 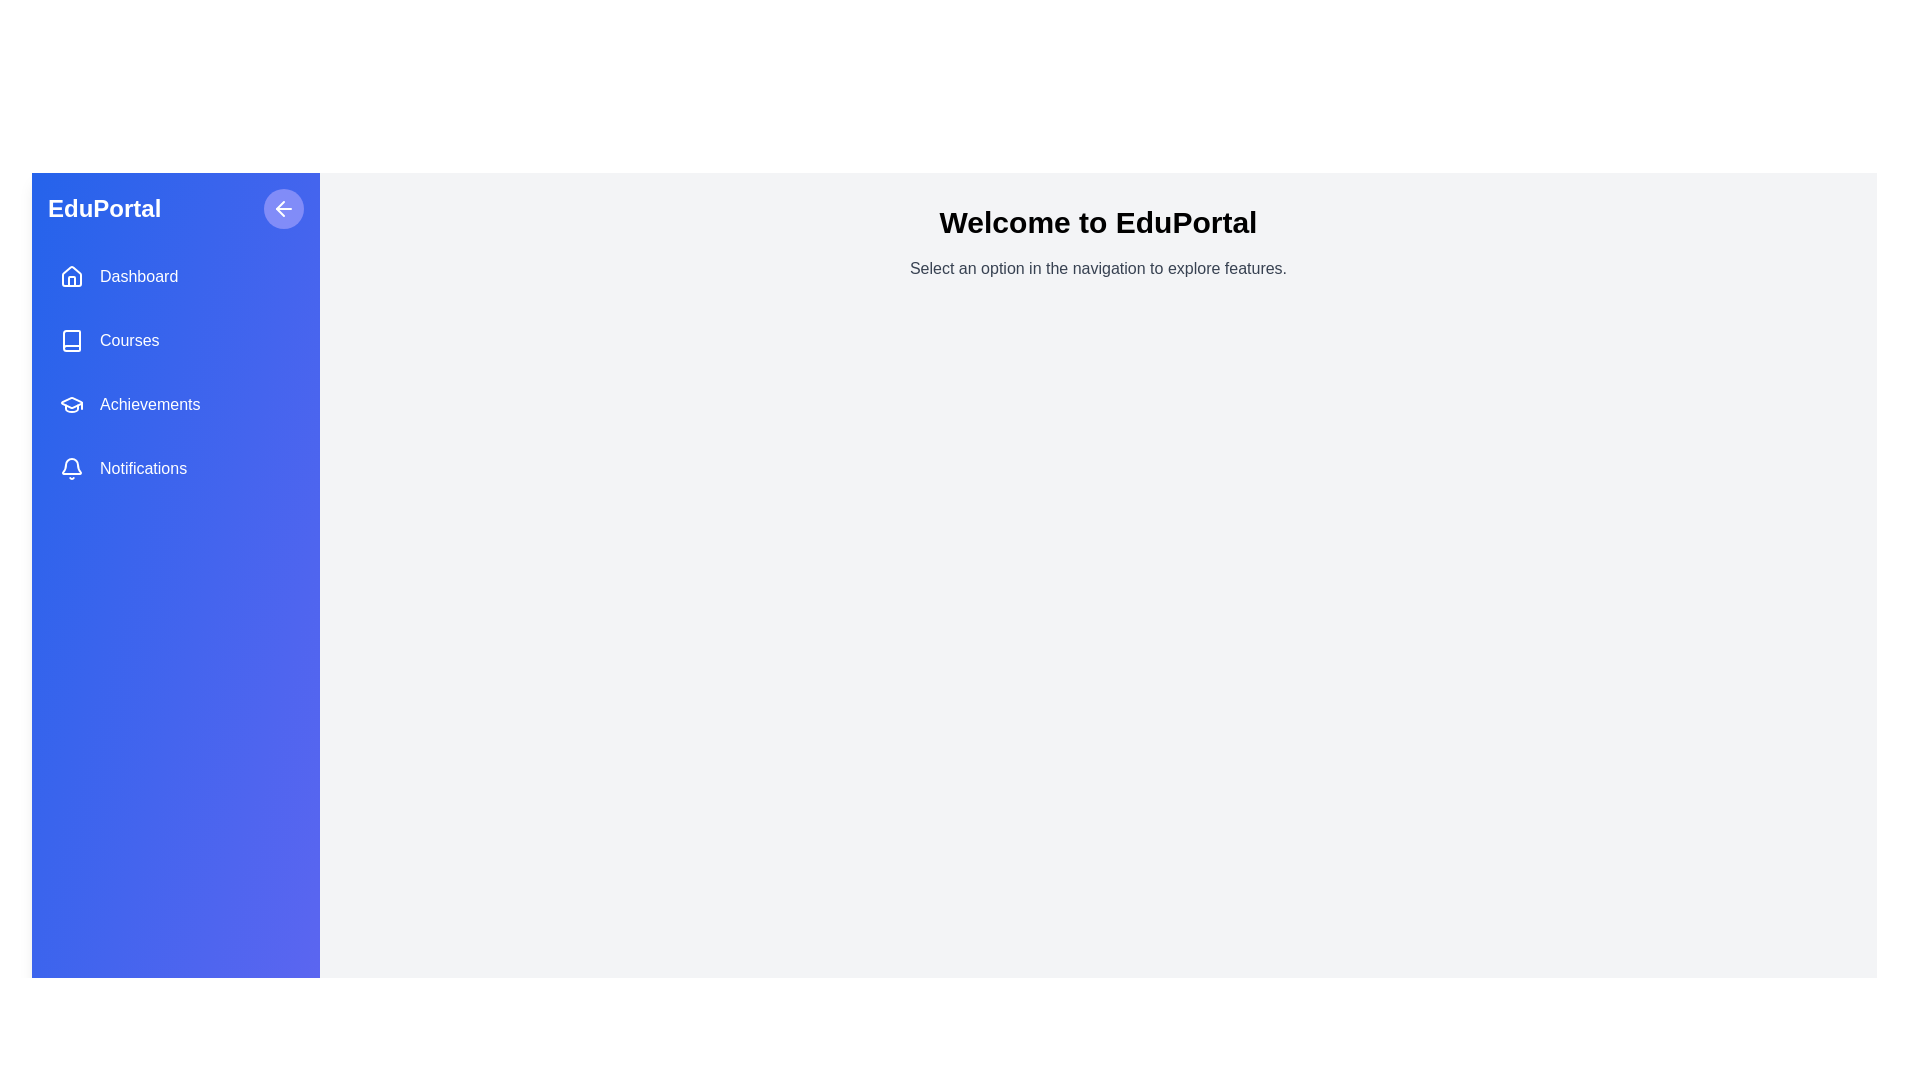 What do you see at coordinates (176, 339) in the screenshot?
I see `the menu item Courses to select it` at bounding box center [176, 339].